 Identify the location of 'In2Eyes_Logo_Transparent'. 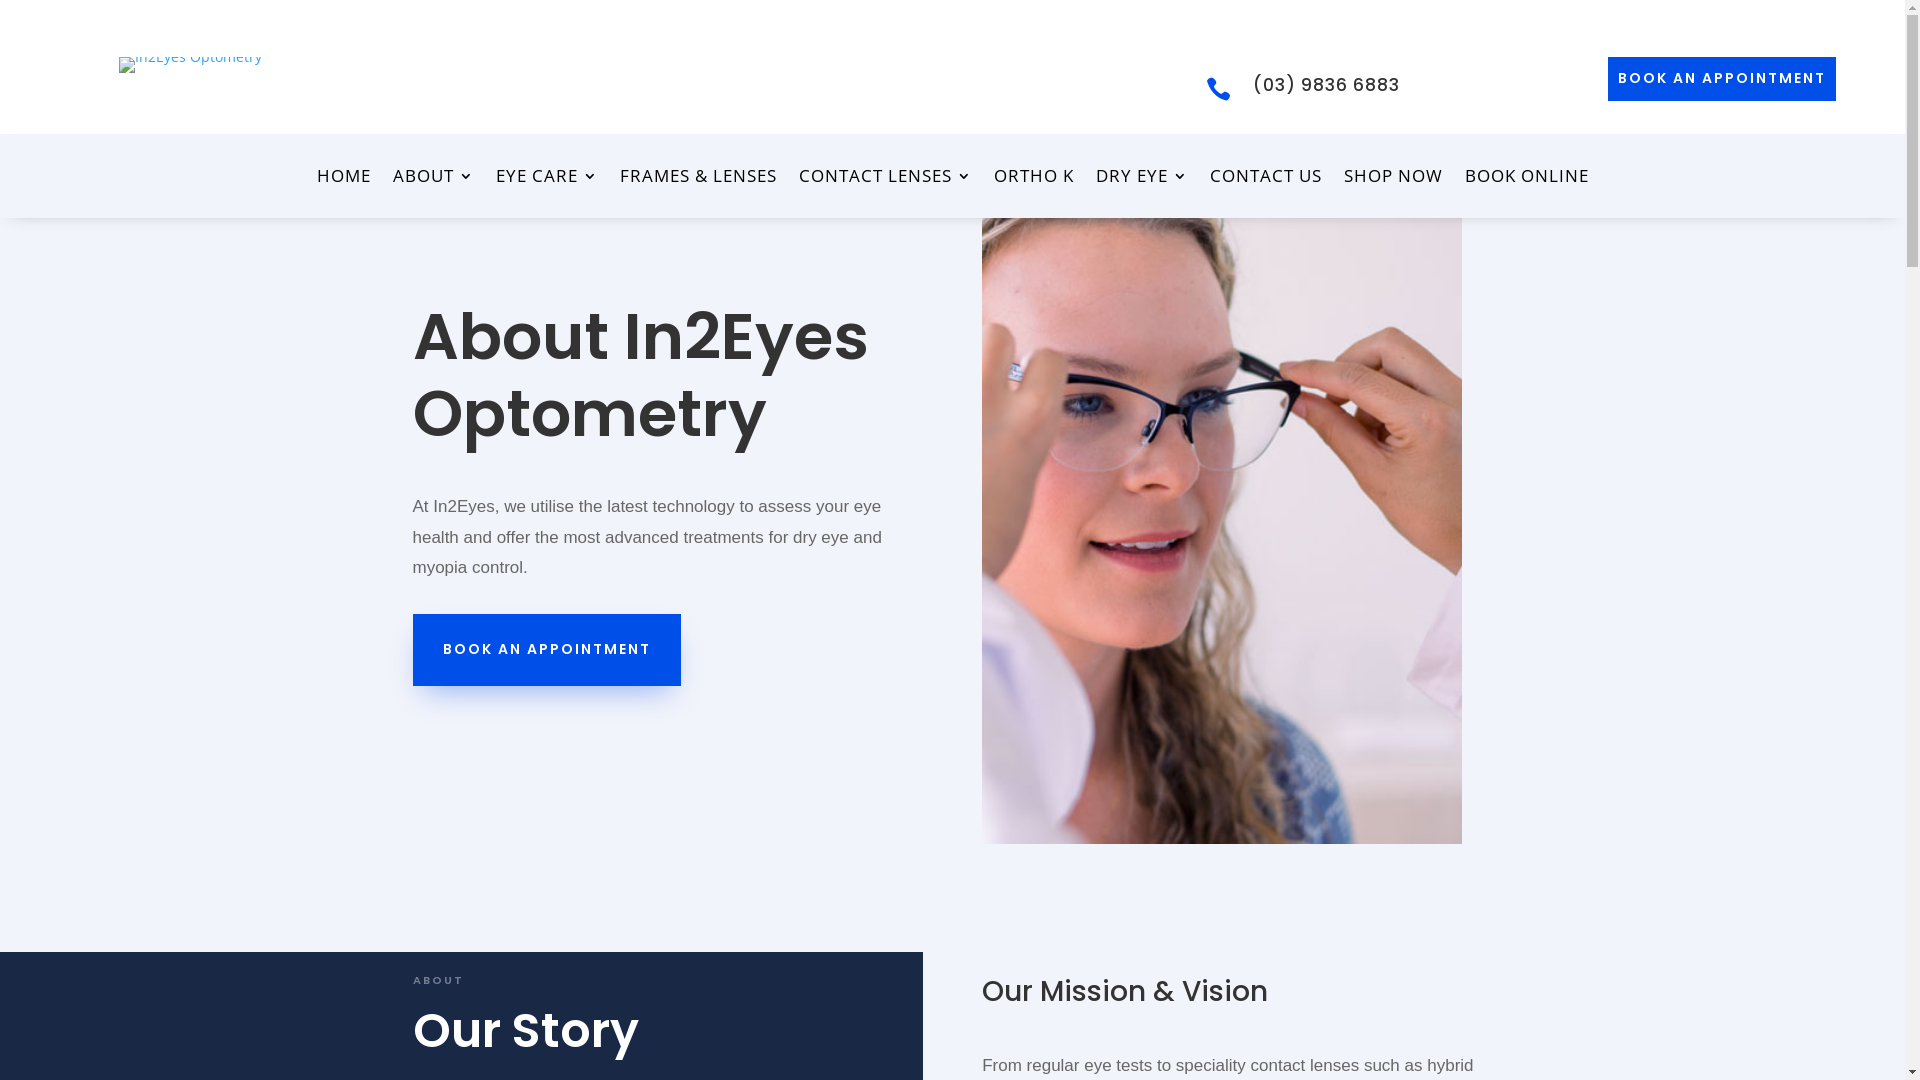
(190, 64).